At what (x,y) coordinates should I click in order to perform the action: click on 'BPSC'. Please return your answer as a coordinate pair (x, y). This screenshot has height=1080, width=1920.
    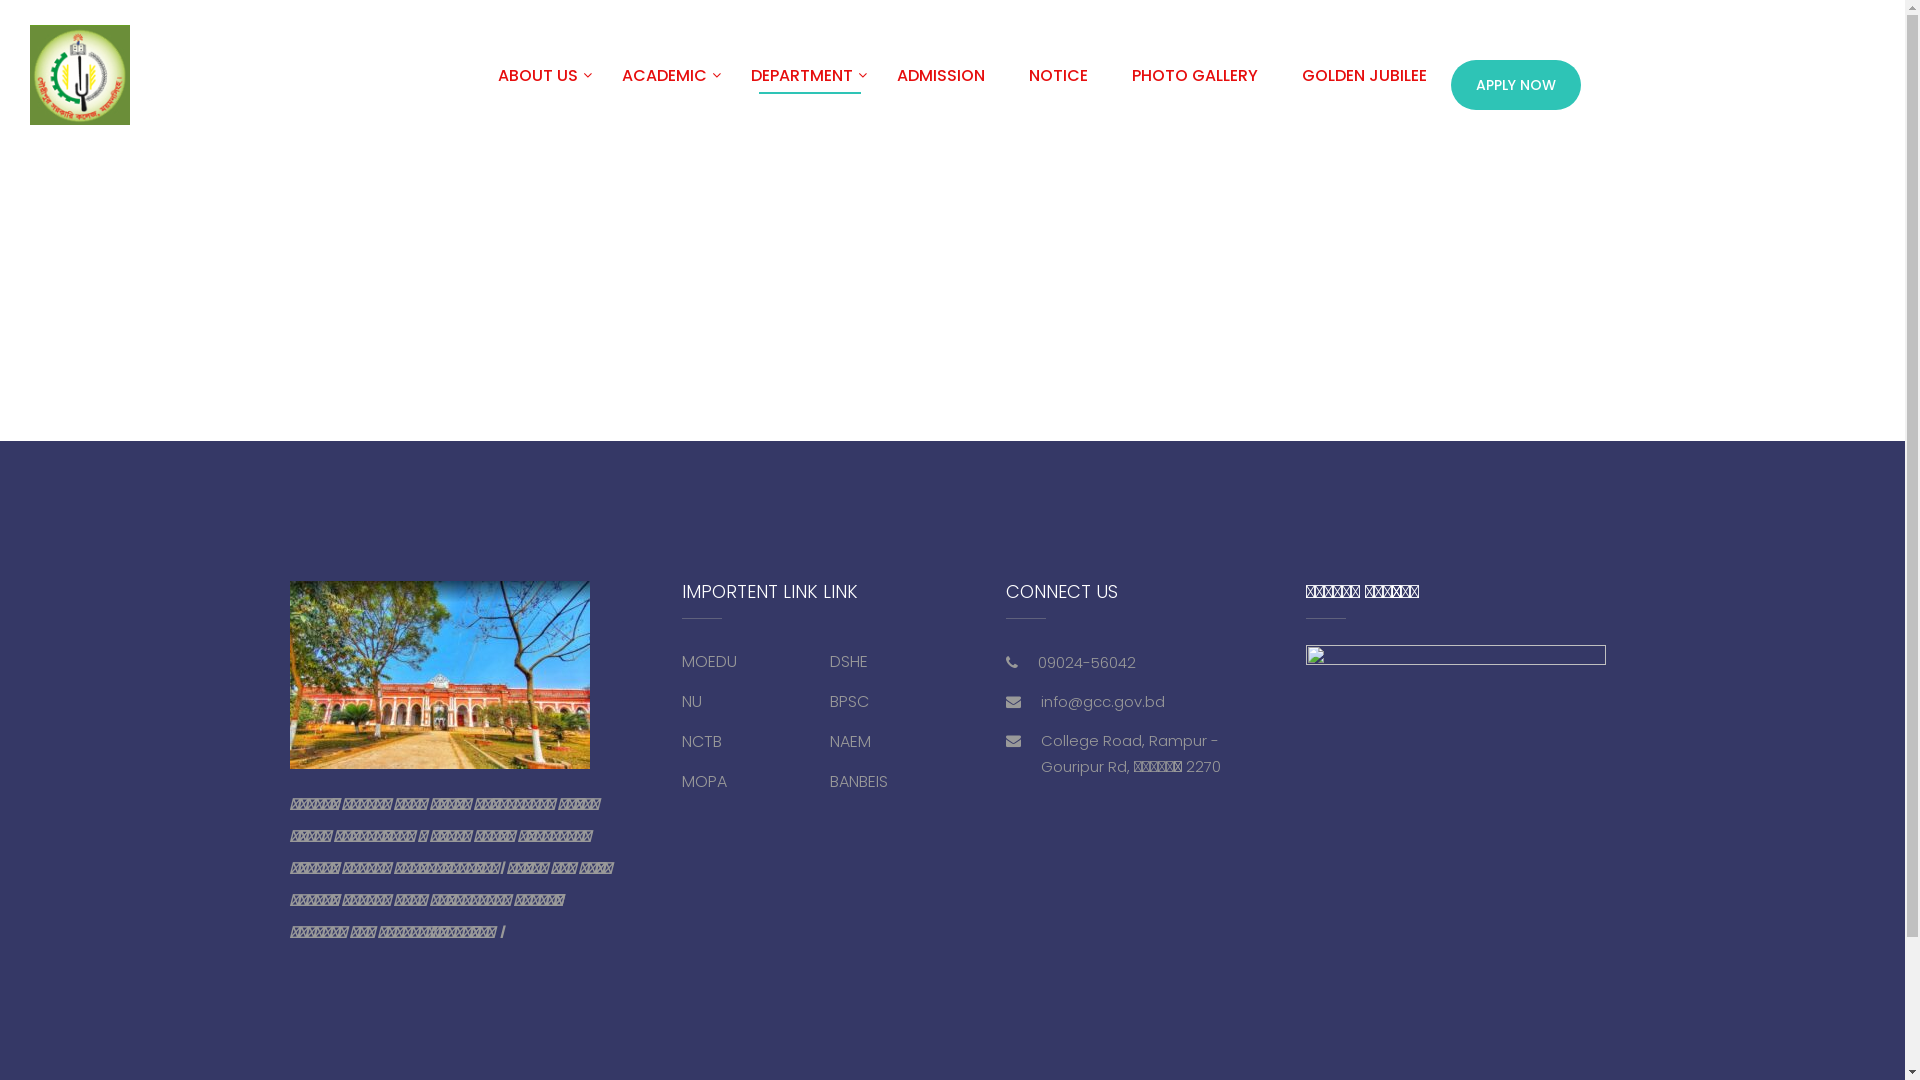
    Looking at the image, I should click on (849, 700).